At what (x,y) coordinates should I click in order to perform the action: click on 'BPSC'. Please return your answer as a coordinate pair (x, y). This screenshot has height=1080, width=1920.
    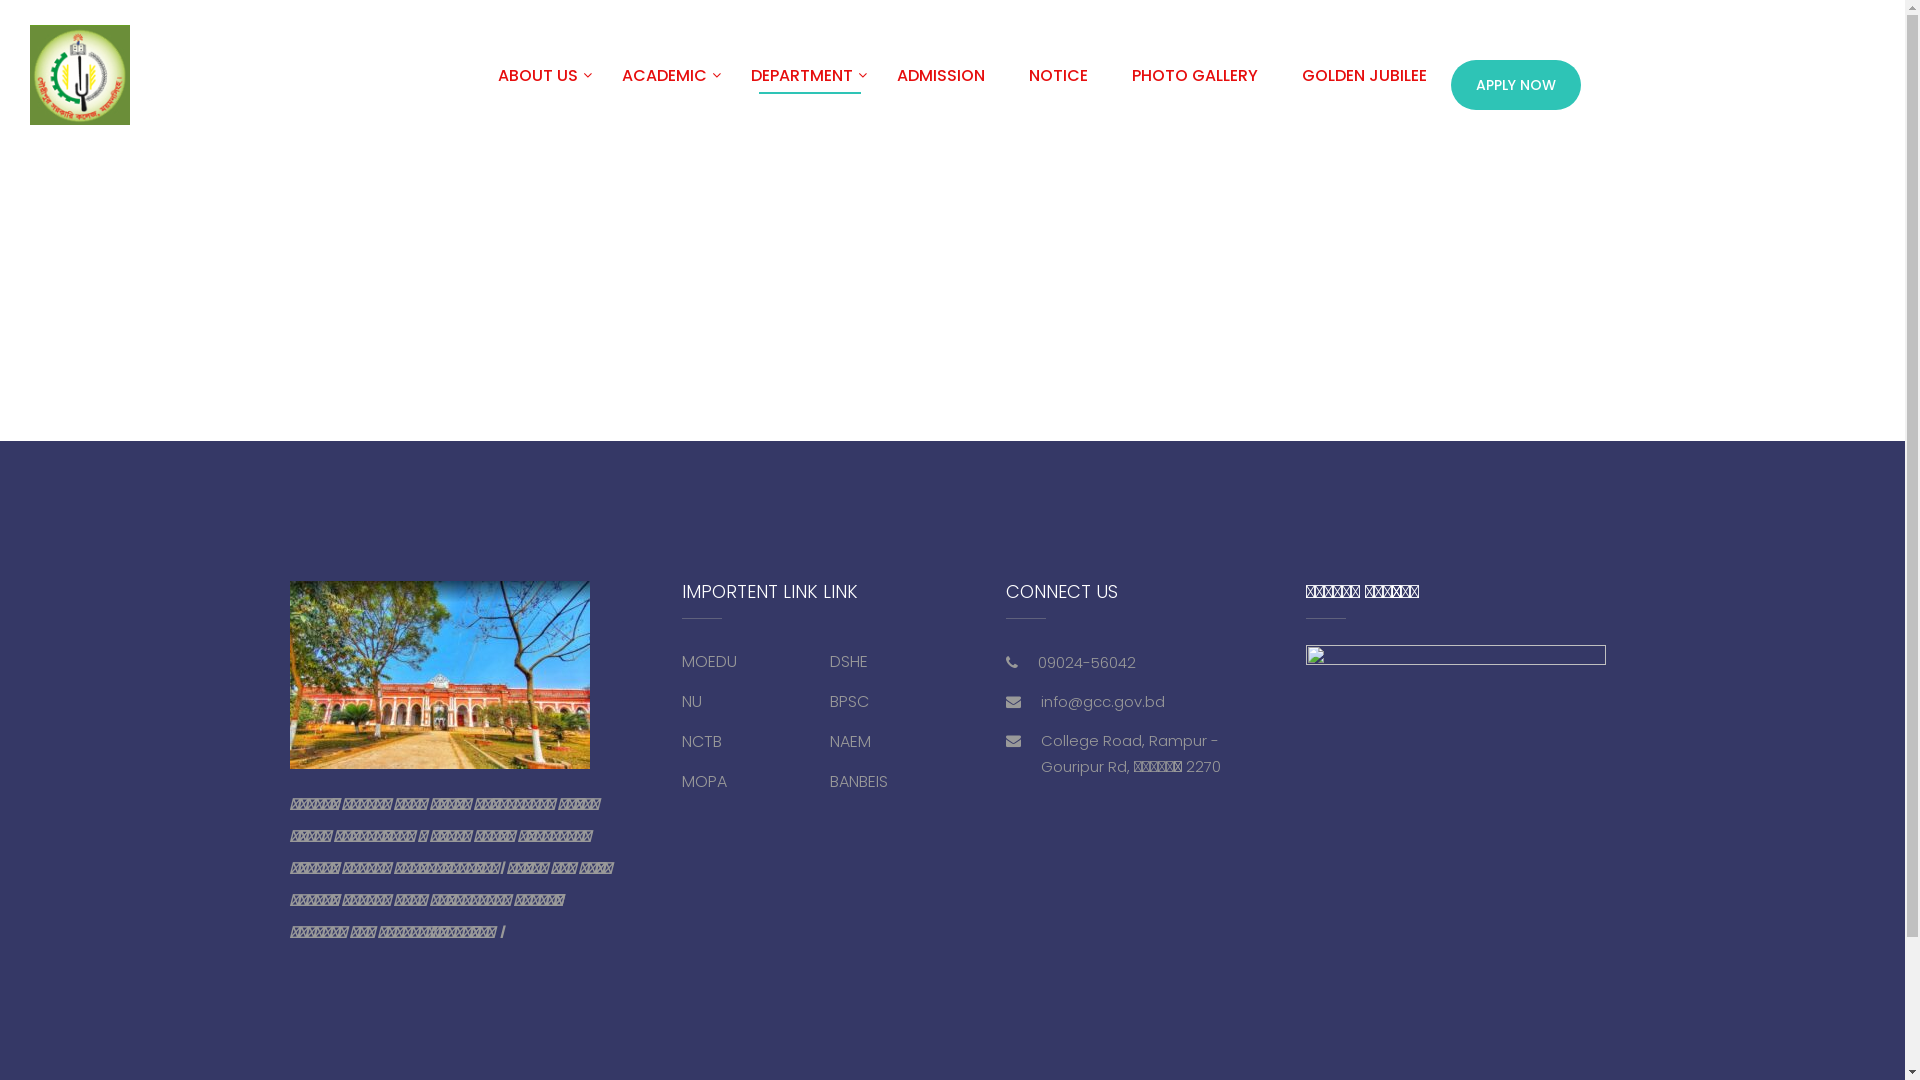
    Looking at the image, I should click on (849, 700).